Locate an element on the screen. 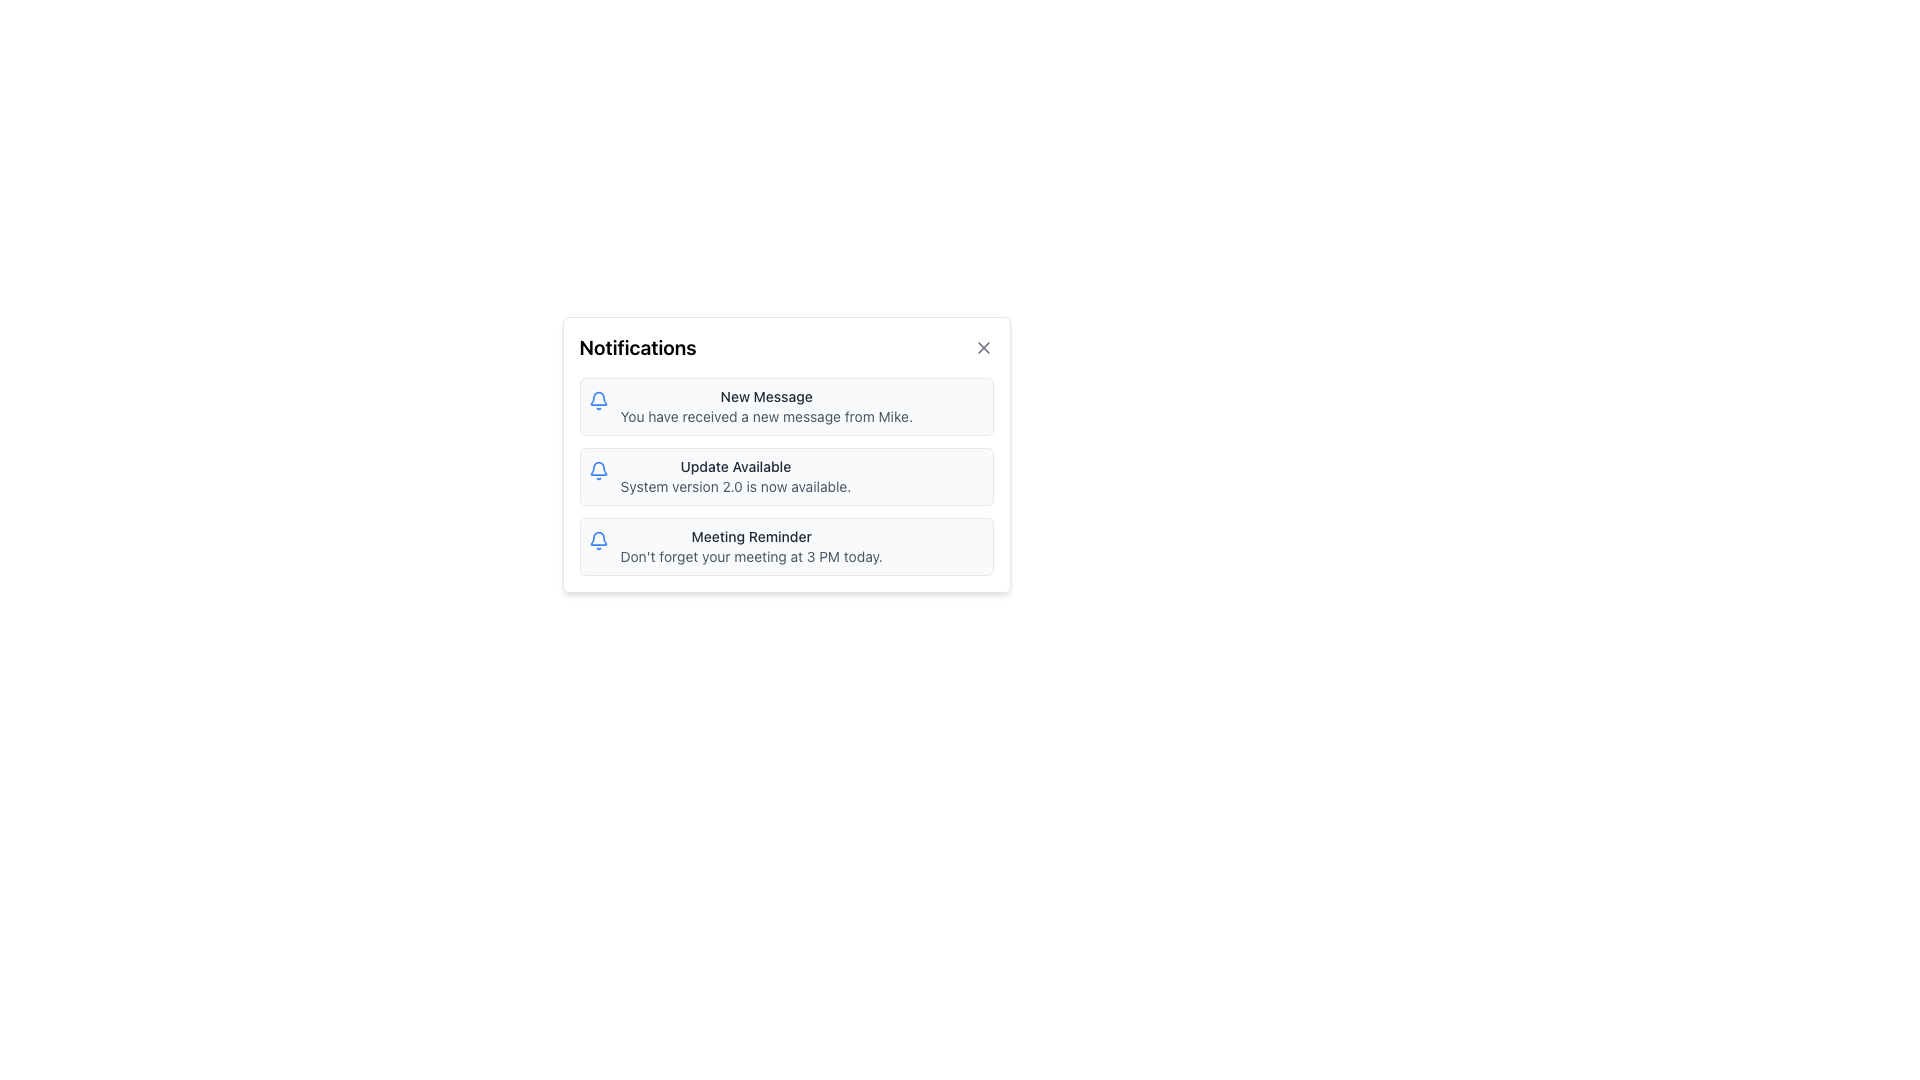 This screenshot has height=1080, width=1920. the small 'X' icon in the top-right corner of the notification panel to change its color is located at coordinates (983, 346).